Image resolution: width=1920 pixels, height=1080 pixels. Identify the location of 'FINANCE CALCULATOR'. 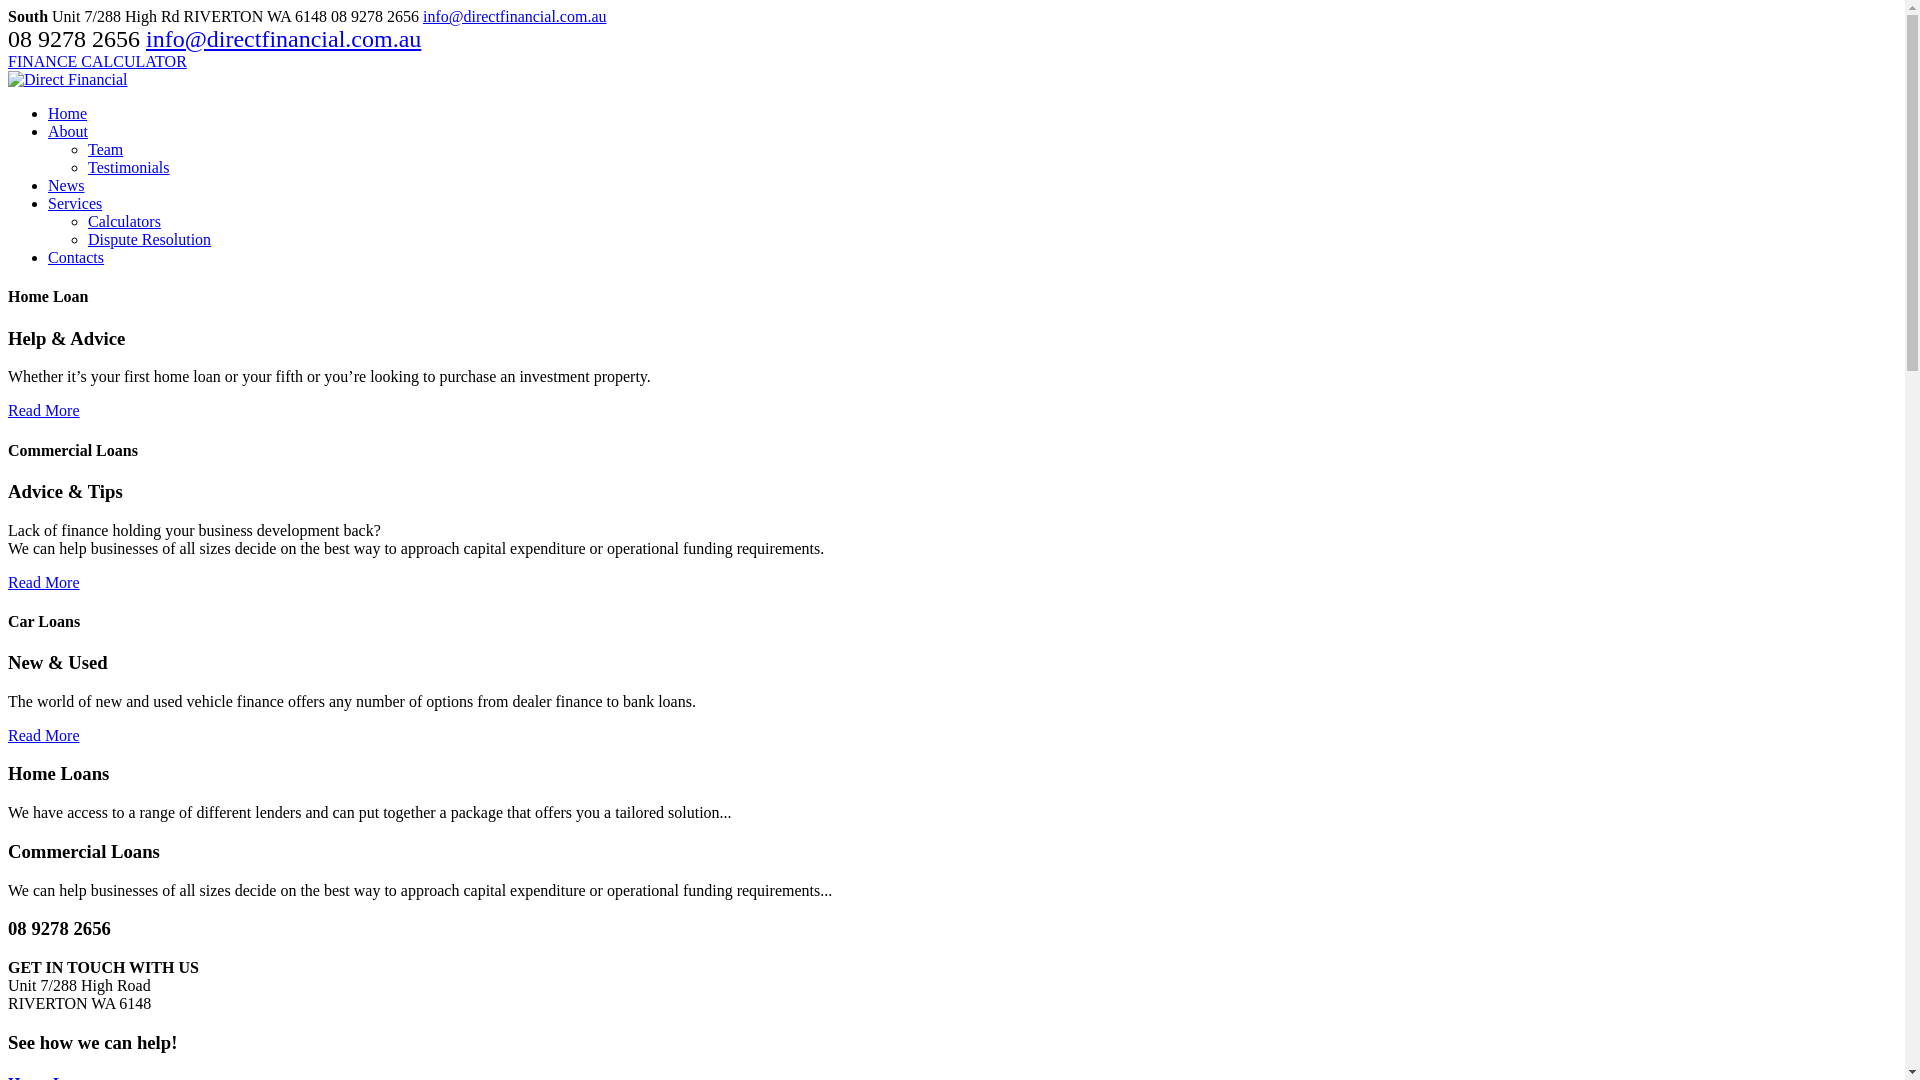
(96, 60).